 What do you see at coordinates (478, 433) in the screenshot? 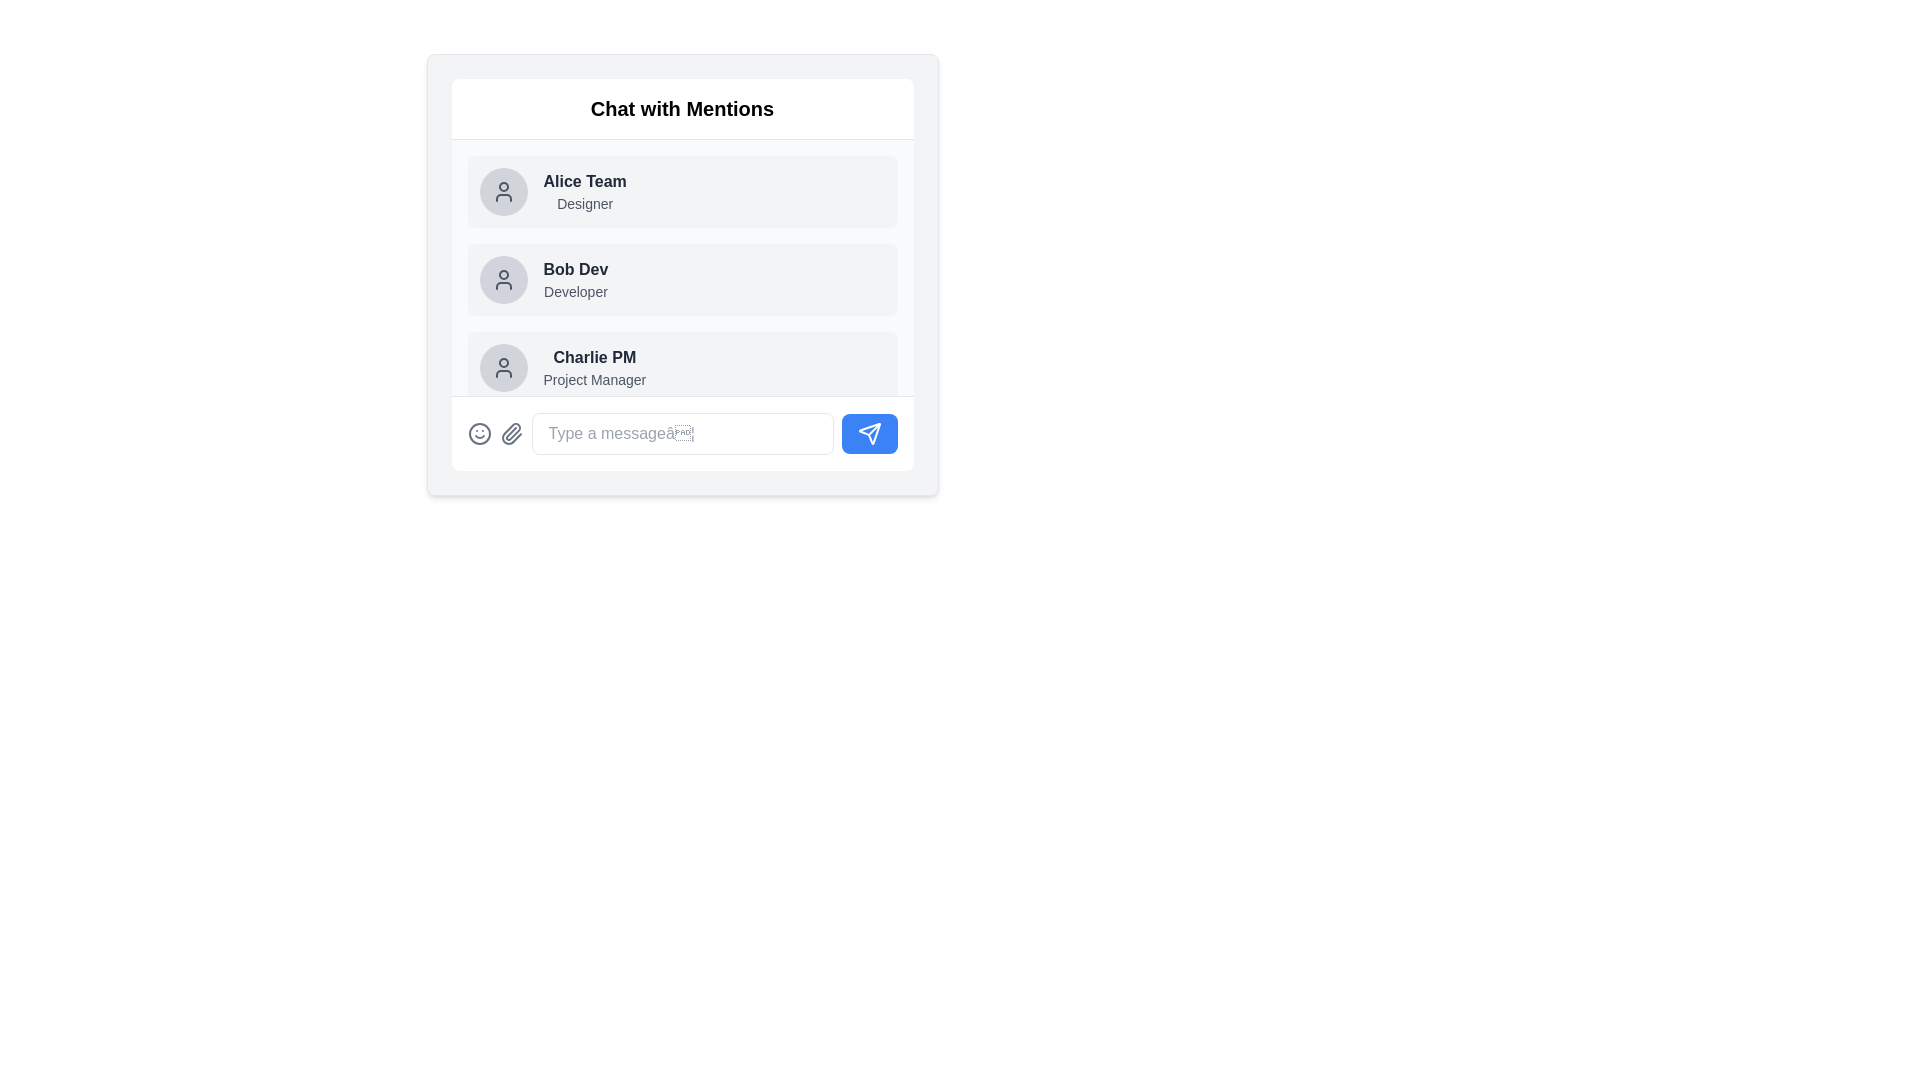
I see `the first interactive button with an icon on the far left of the horizontal row located at the bottom of the chat interface, which is designed to invoke emotional reactions` at bounding box center [478, 433].